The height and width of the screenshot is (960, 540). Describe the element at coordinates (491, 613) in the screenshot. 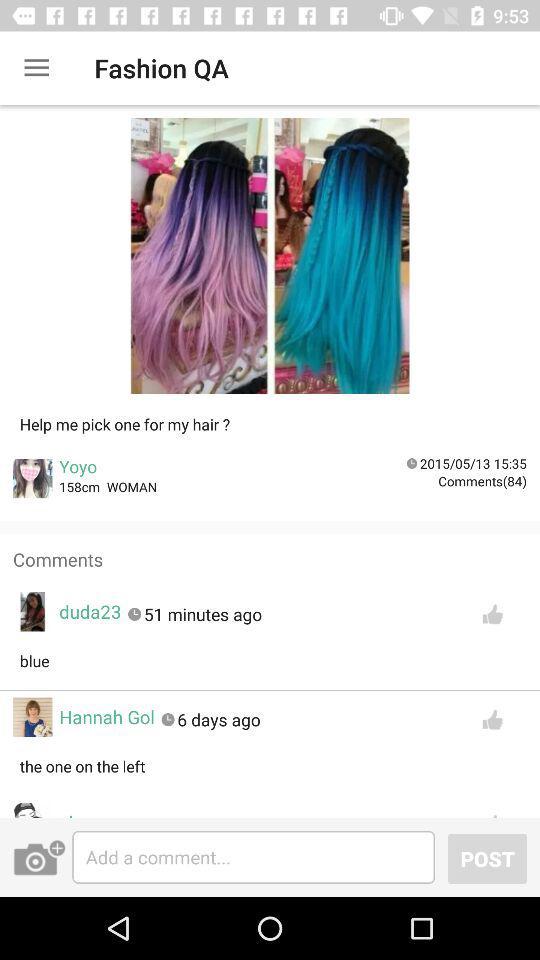

I see `like this comment` at that location.